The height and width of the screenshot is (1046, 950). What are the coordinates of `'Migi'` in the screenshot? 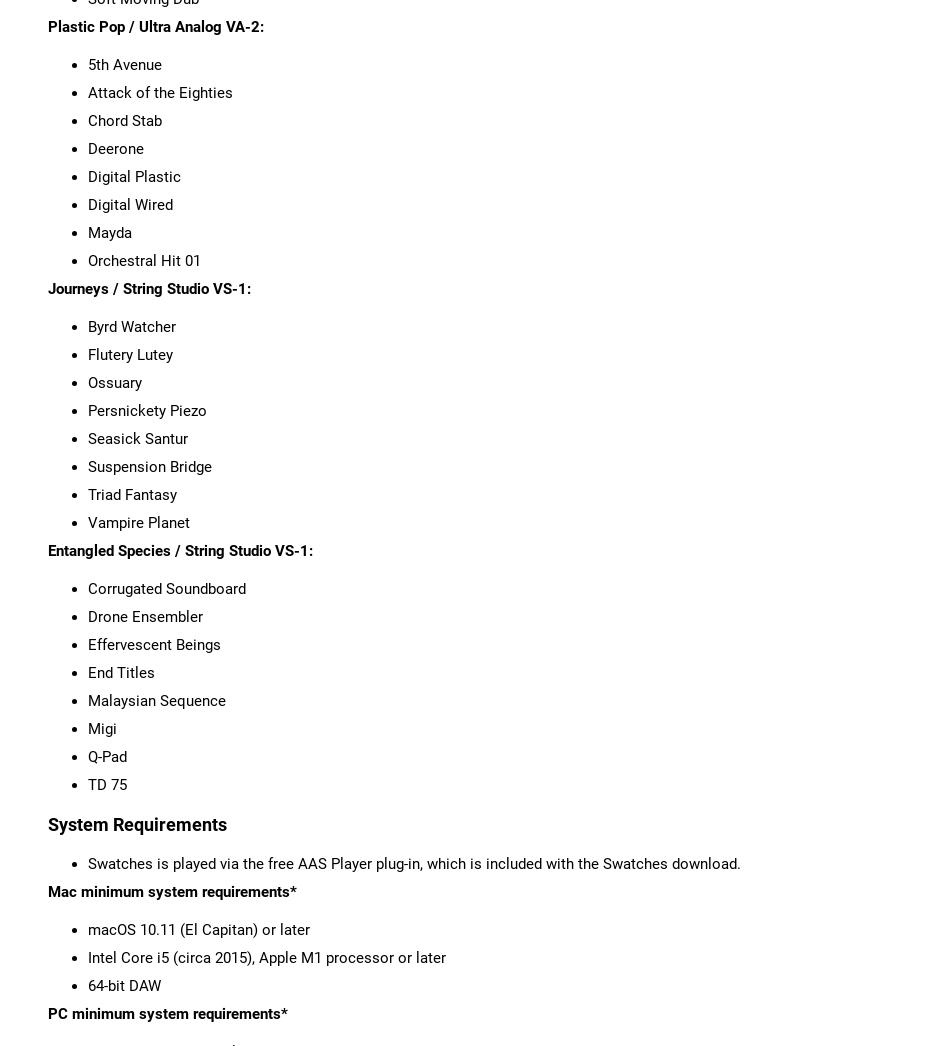 It's located at (101, 728).